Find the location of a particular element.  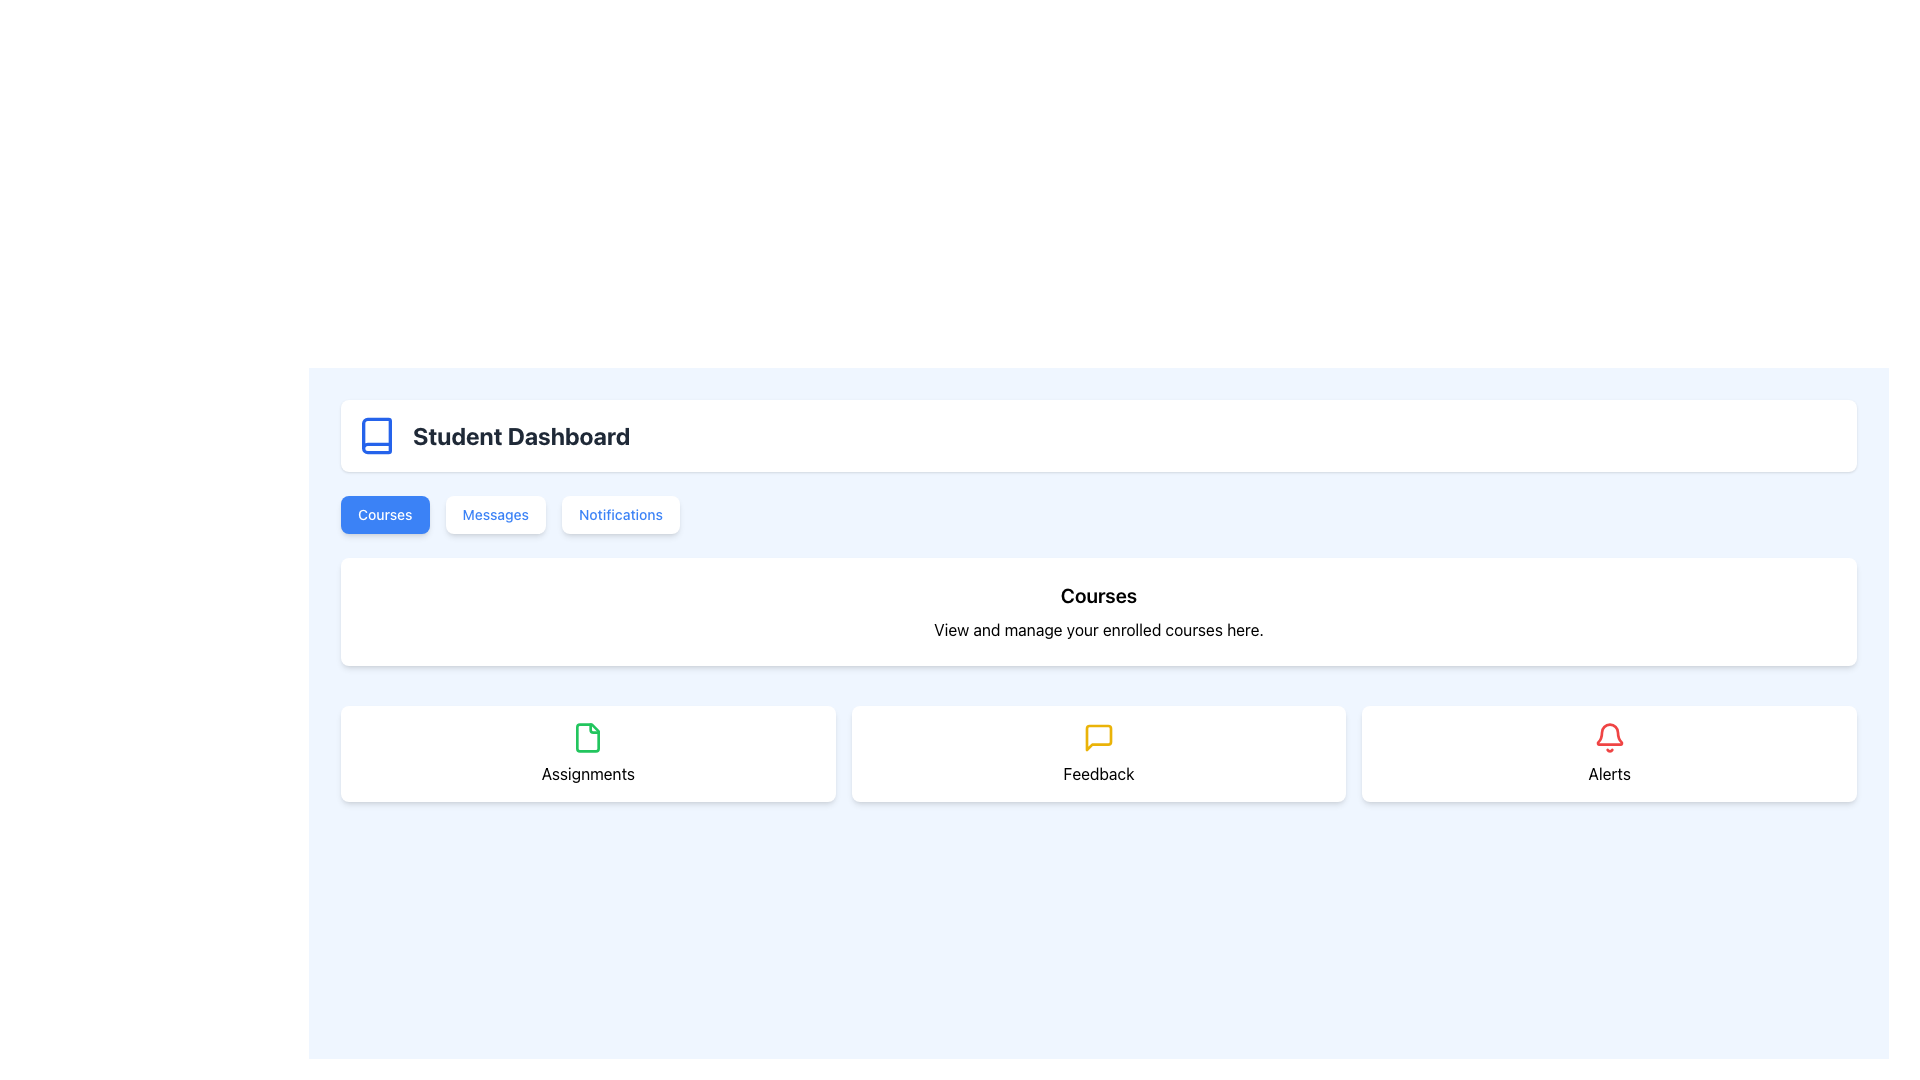

the feedback icon located in the center of the Feedback card in the second row under the Courses section is located at coordinates (1098, 737).